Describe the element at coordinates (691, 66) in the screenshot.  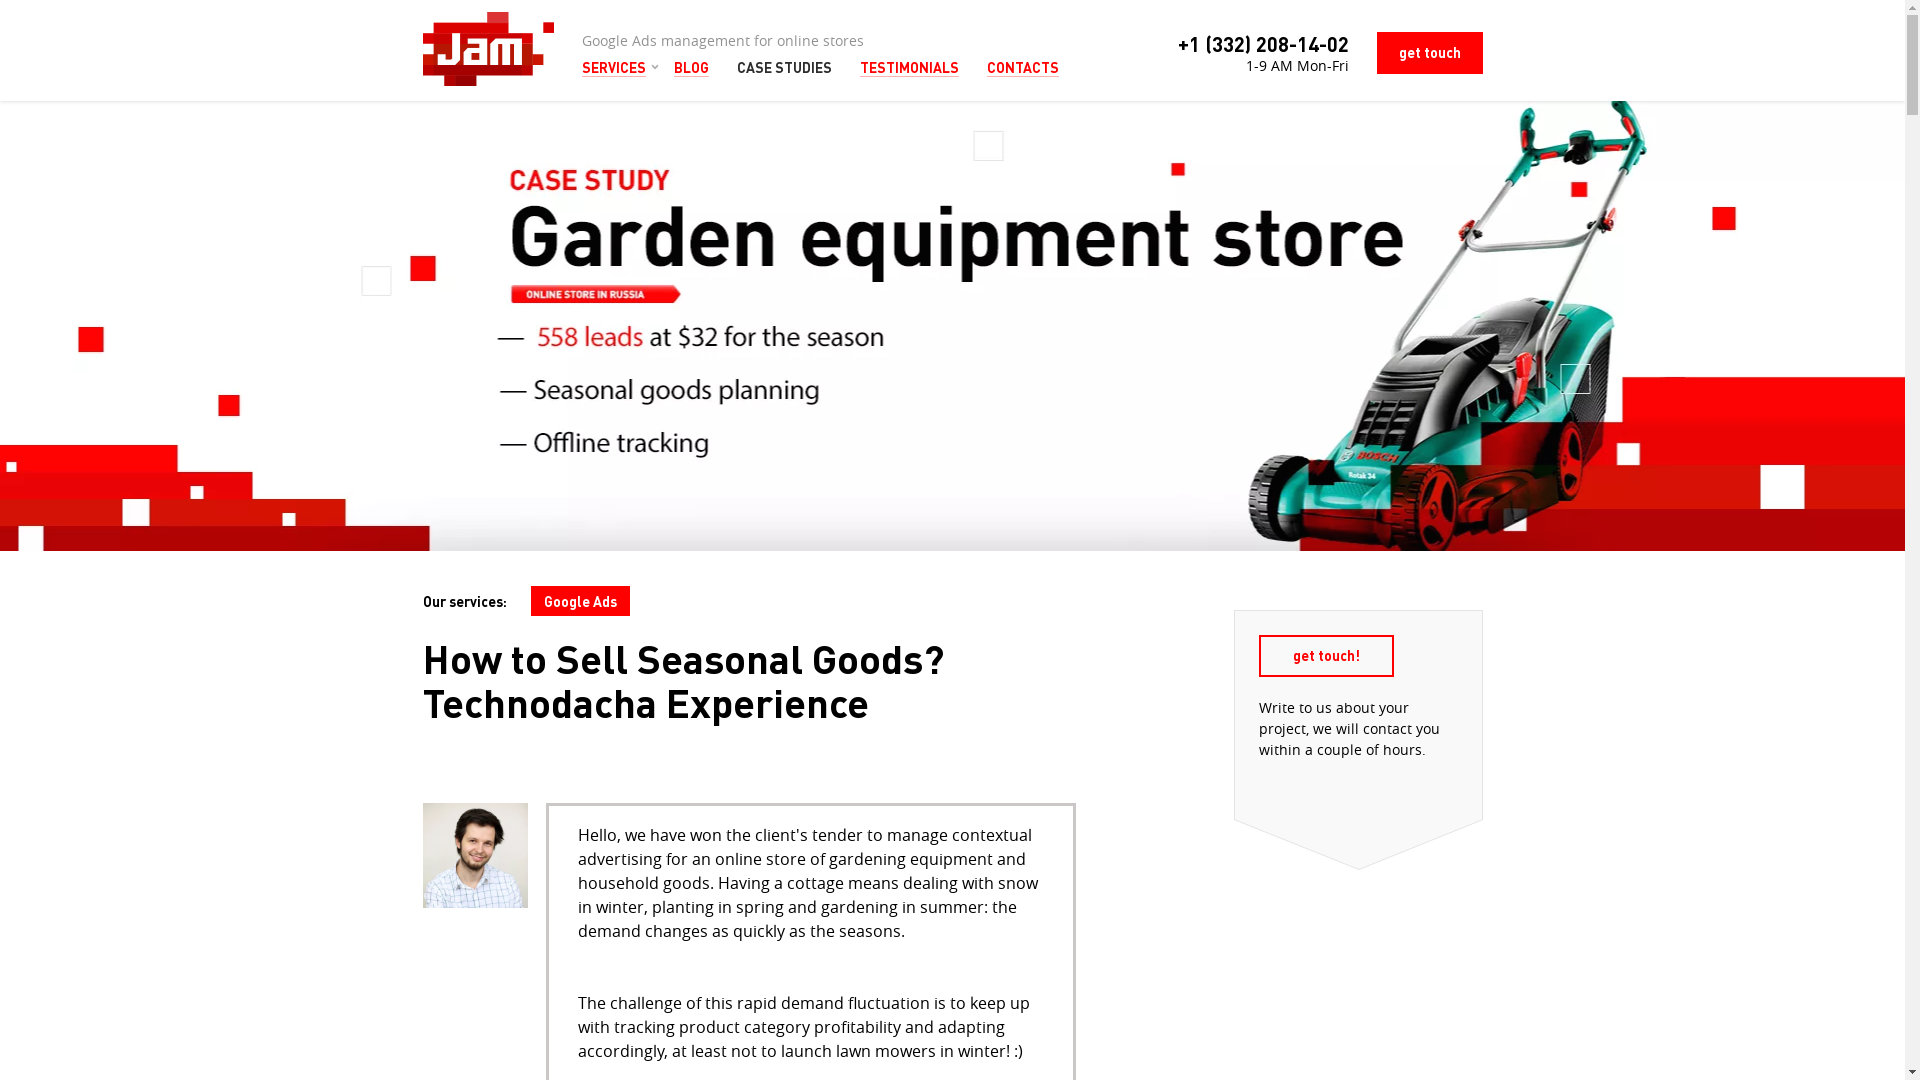
I see `'BLOG'` at that location.